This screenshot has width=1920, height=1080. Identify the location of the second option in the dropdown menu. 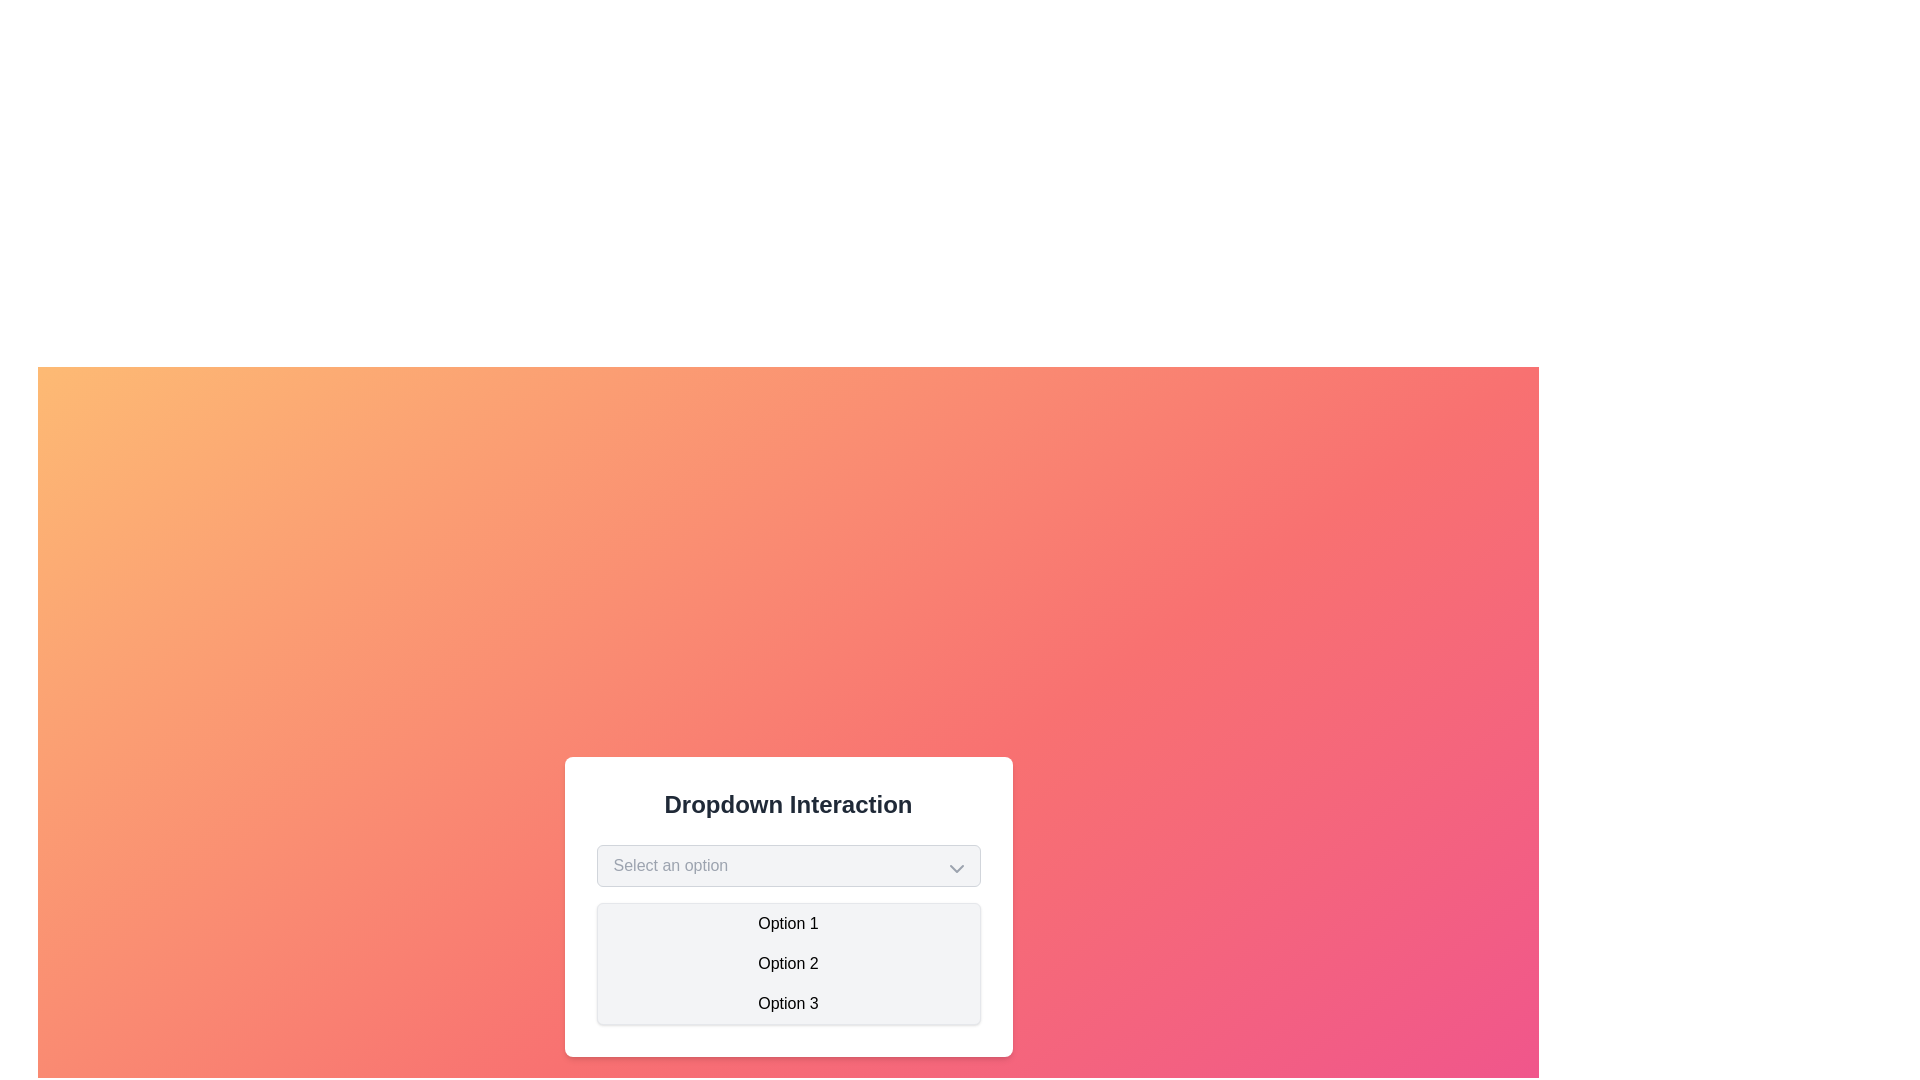
(787, 963).